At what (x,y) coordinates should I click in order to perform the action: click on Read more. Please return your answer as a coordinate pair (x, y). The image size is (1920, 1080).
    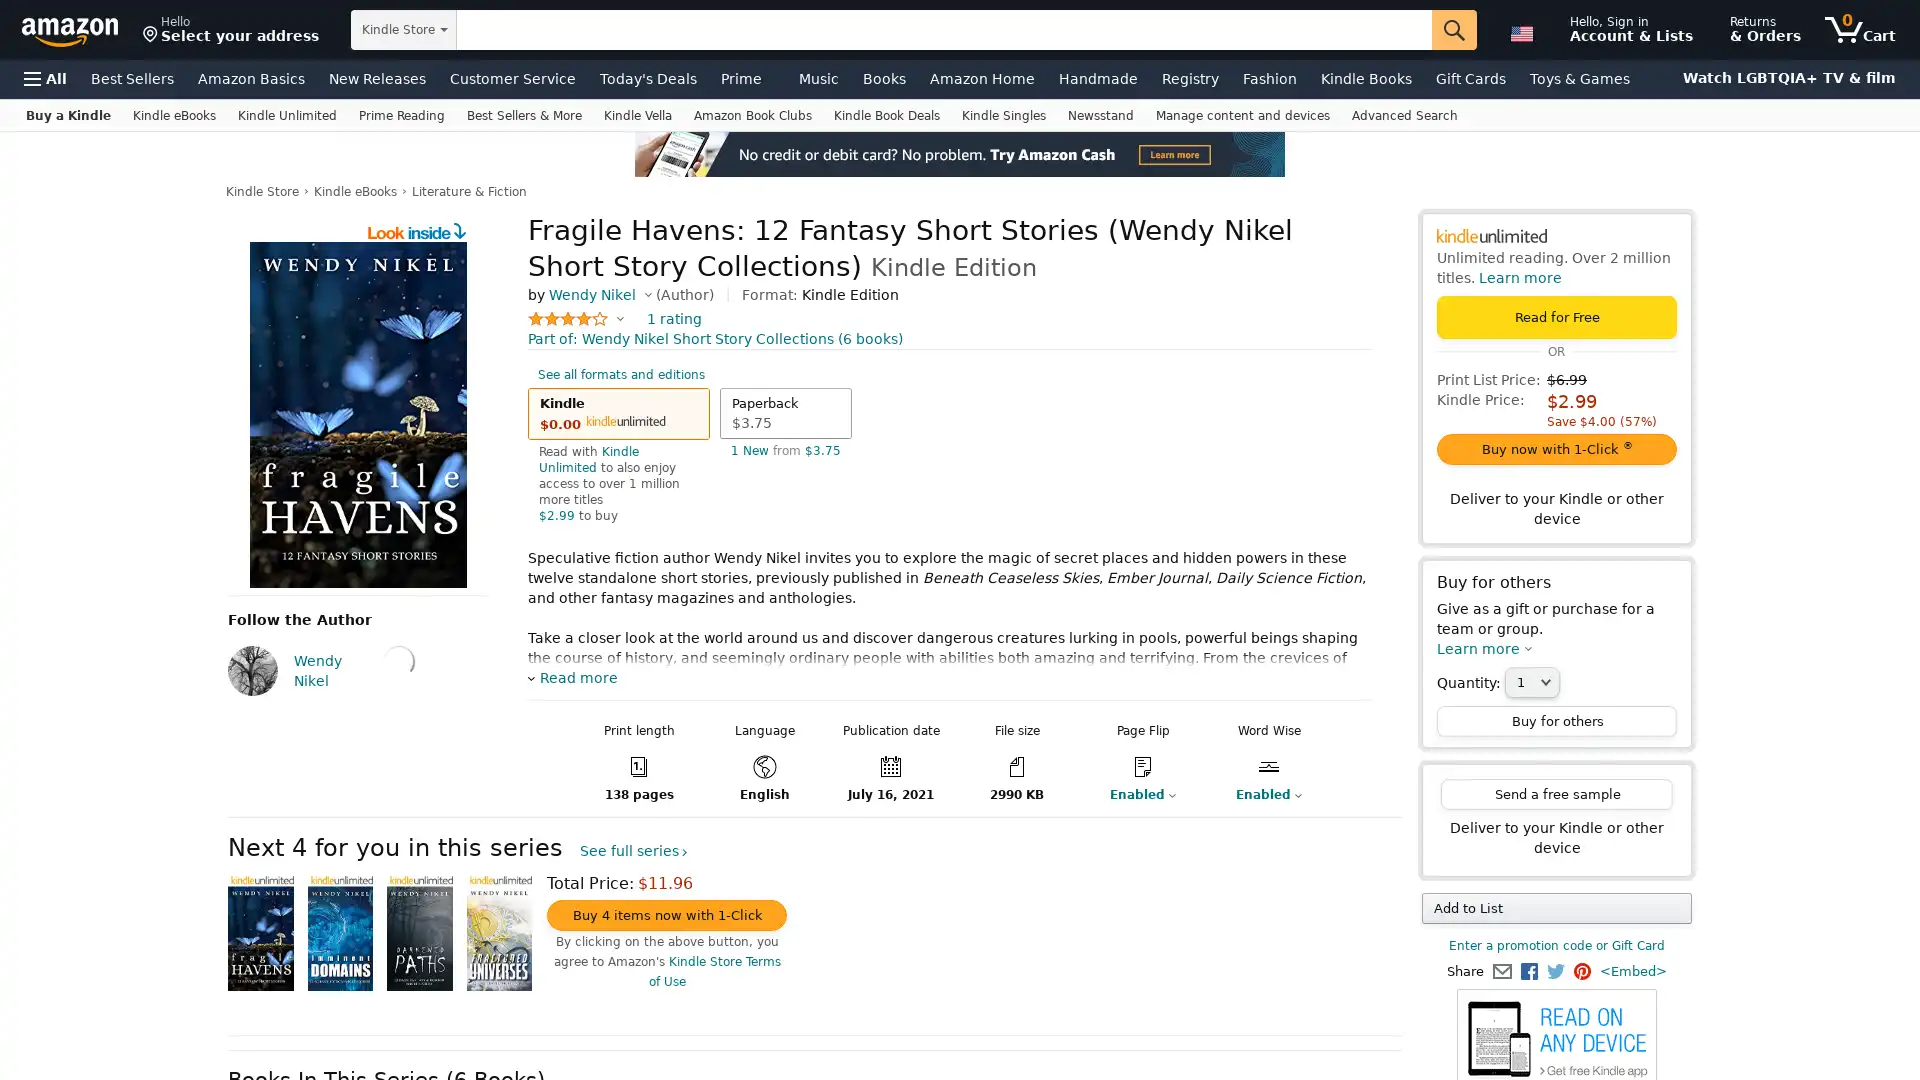
    Looking at the image, I should click on (571, 677).